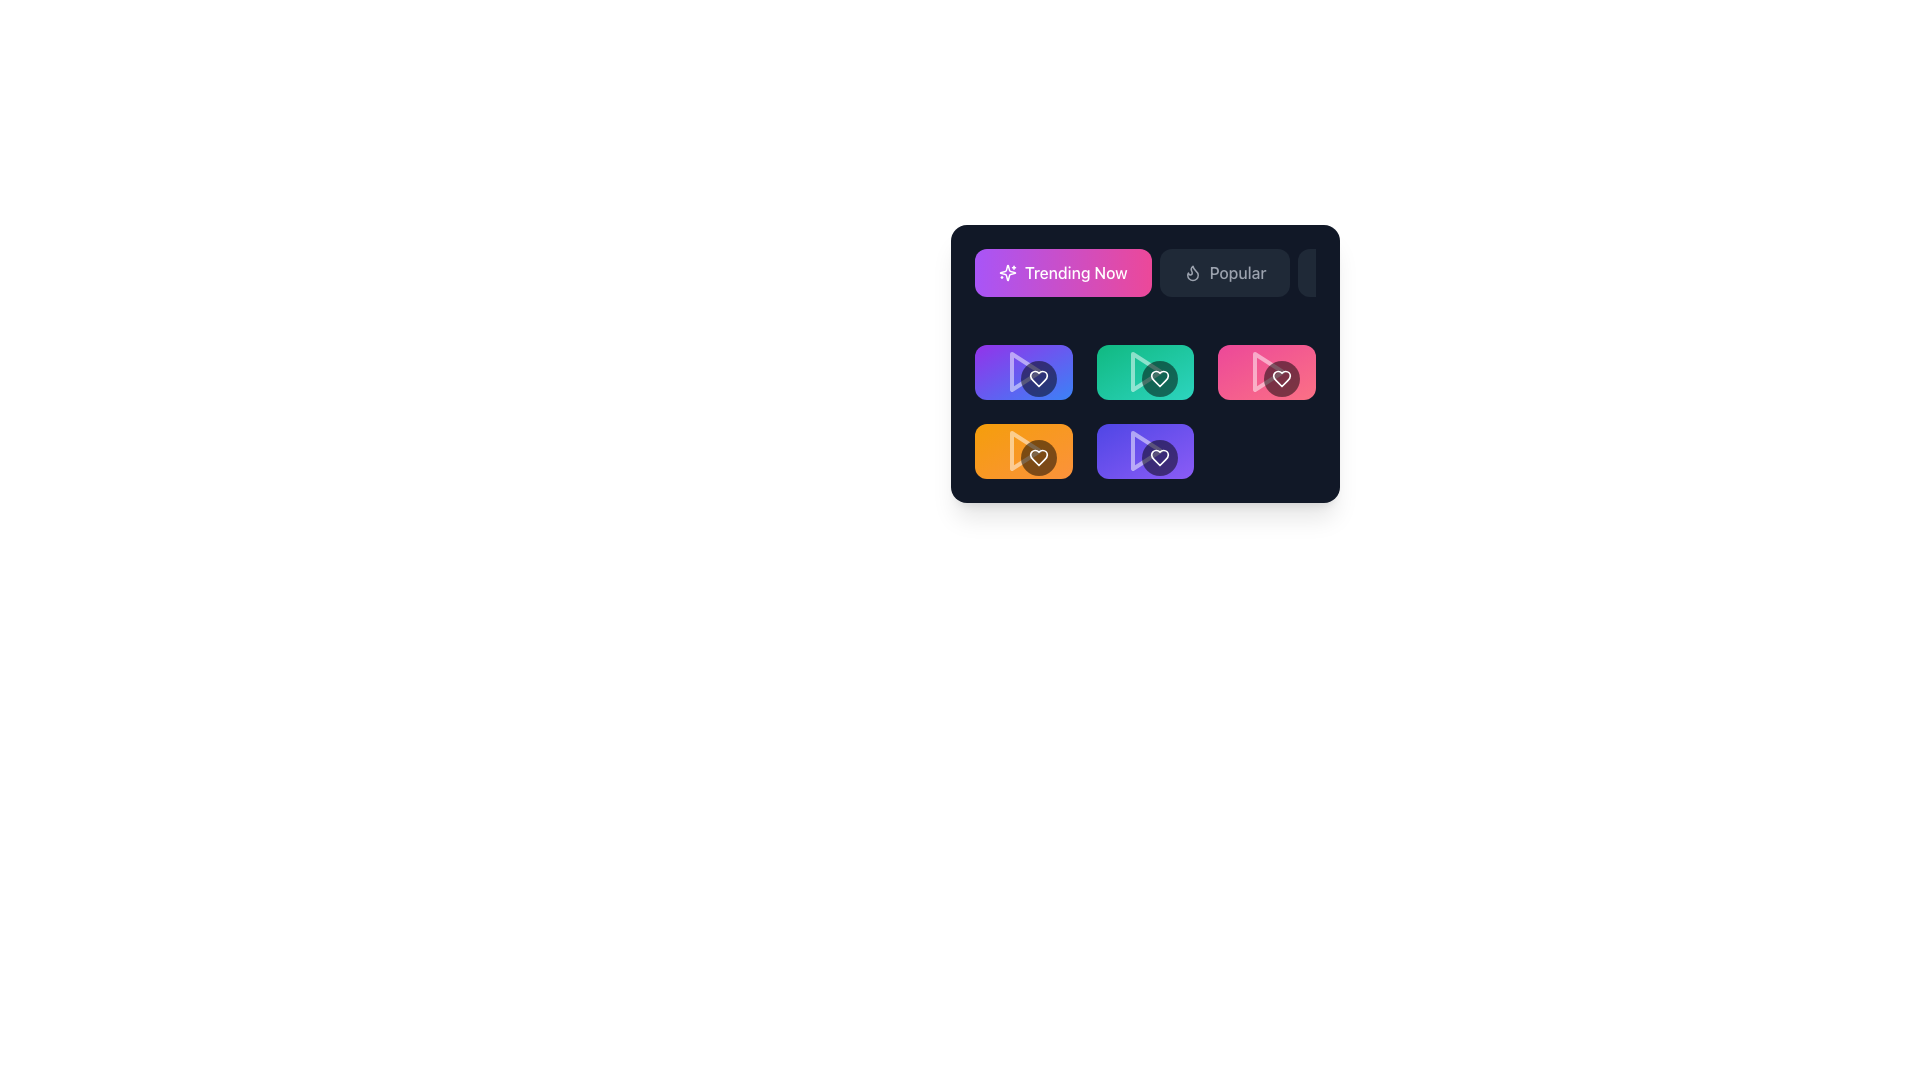  I want to click on the interactive video thumbnail button, which is a rounded rectangular button with a vibrant orange gradient background and a play icon with a heart symbol, located at the fourth position in a 2x3 grid layout, so click(1023, 451).